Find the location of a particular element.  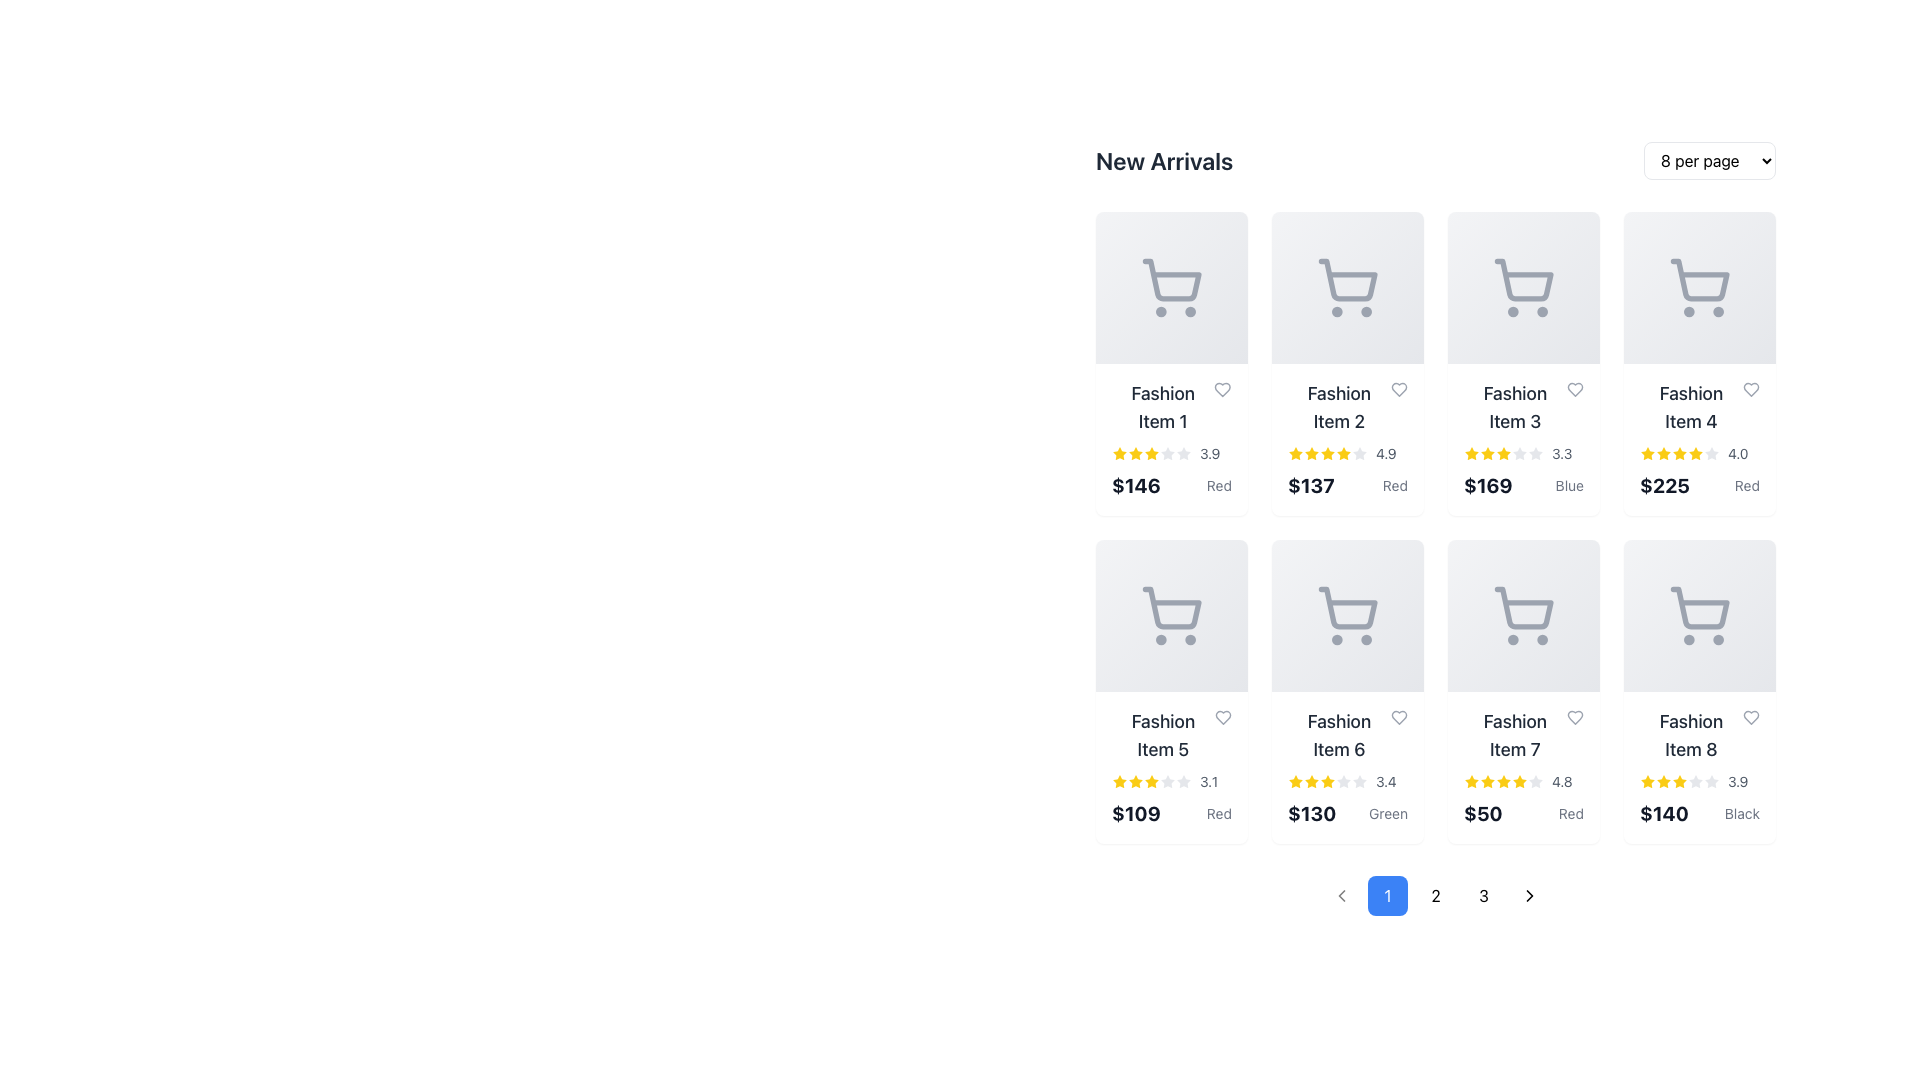

the third star icon with a yellow fill representing a filled rating within the review ratings of 'Fashion Item 4', located in the fourth card of the top row is located at coordinates (1664, 454).